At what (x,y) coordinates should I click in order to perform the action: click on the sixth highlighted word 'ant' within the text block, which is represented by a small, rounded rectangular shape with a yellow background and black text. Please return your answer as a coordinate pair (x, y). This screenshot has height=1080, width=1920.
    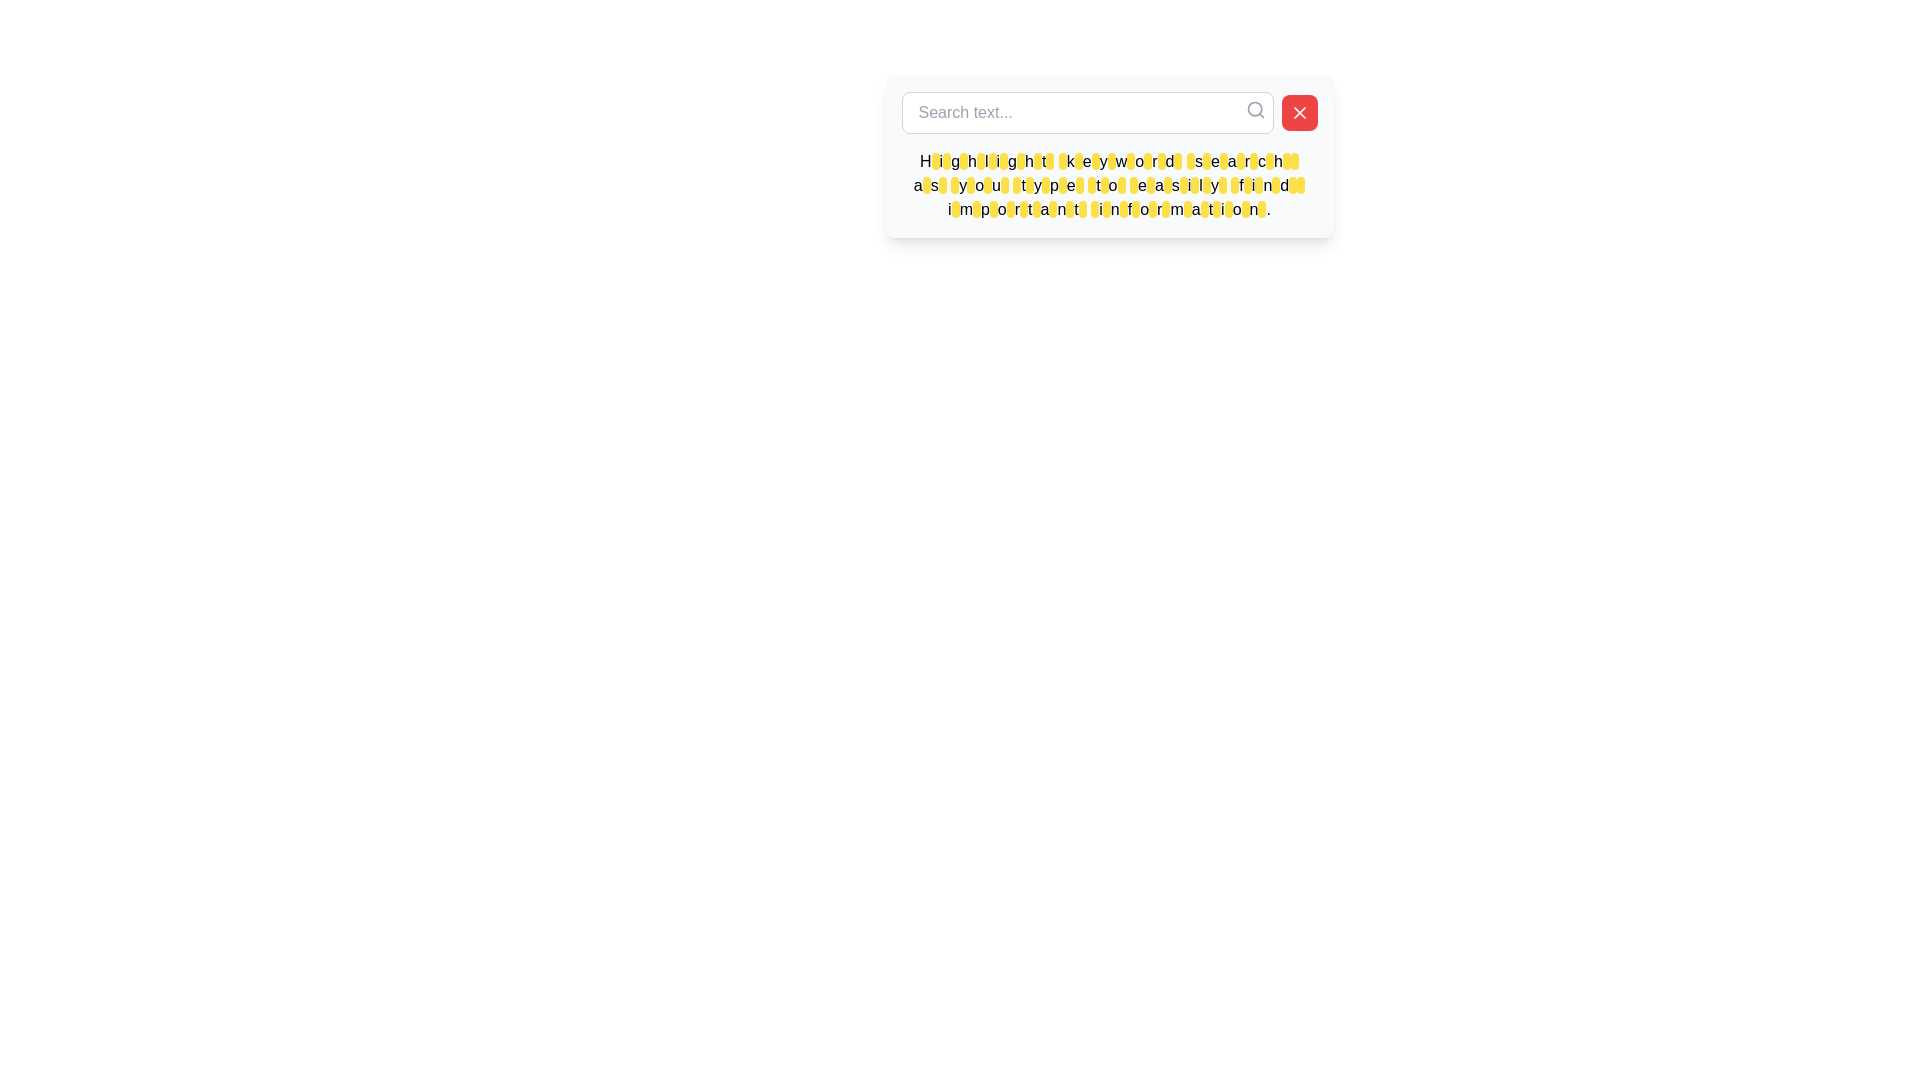
    Looking at the image, I should click on (1036, 209).